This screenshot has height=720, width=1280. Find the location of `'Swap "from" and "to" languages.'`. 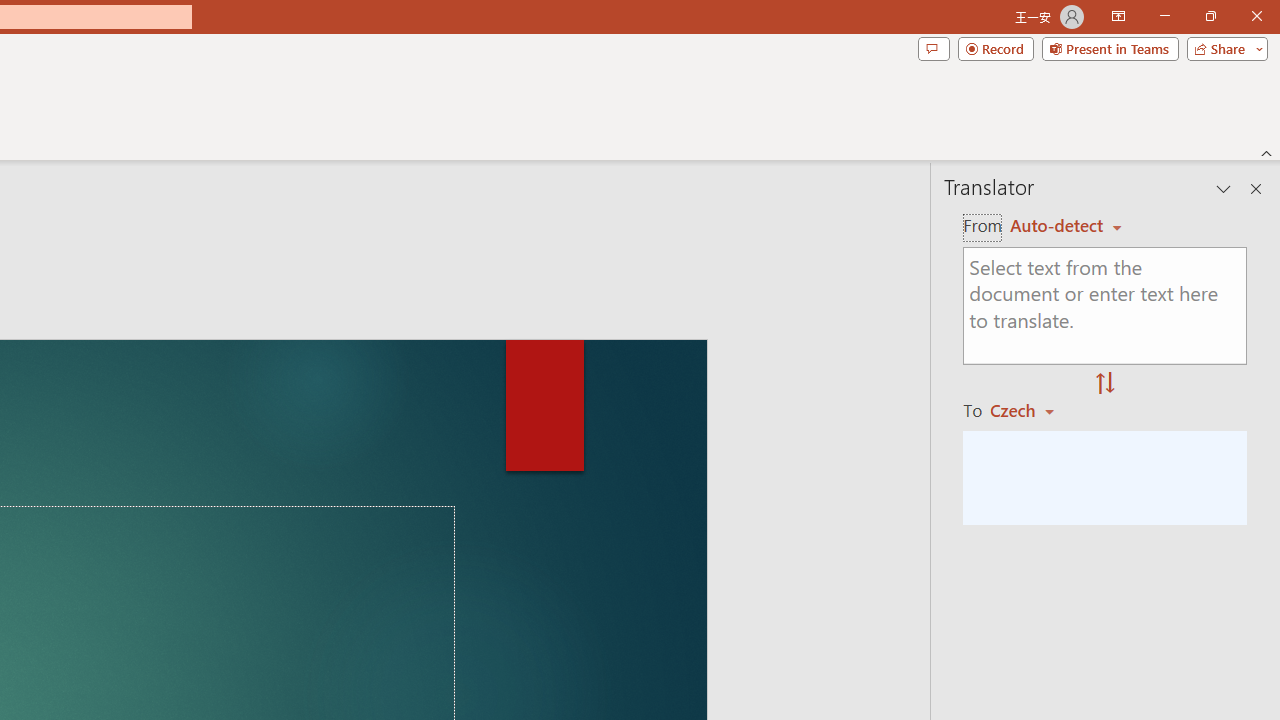

'Swap "from" and "to" languages.' is located at coordinates (1104, 384).